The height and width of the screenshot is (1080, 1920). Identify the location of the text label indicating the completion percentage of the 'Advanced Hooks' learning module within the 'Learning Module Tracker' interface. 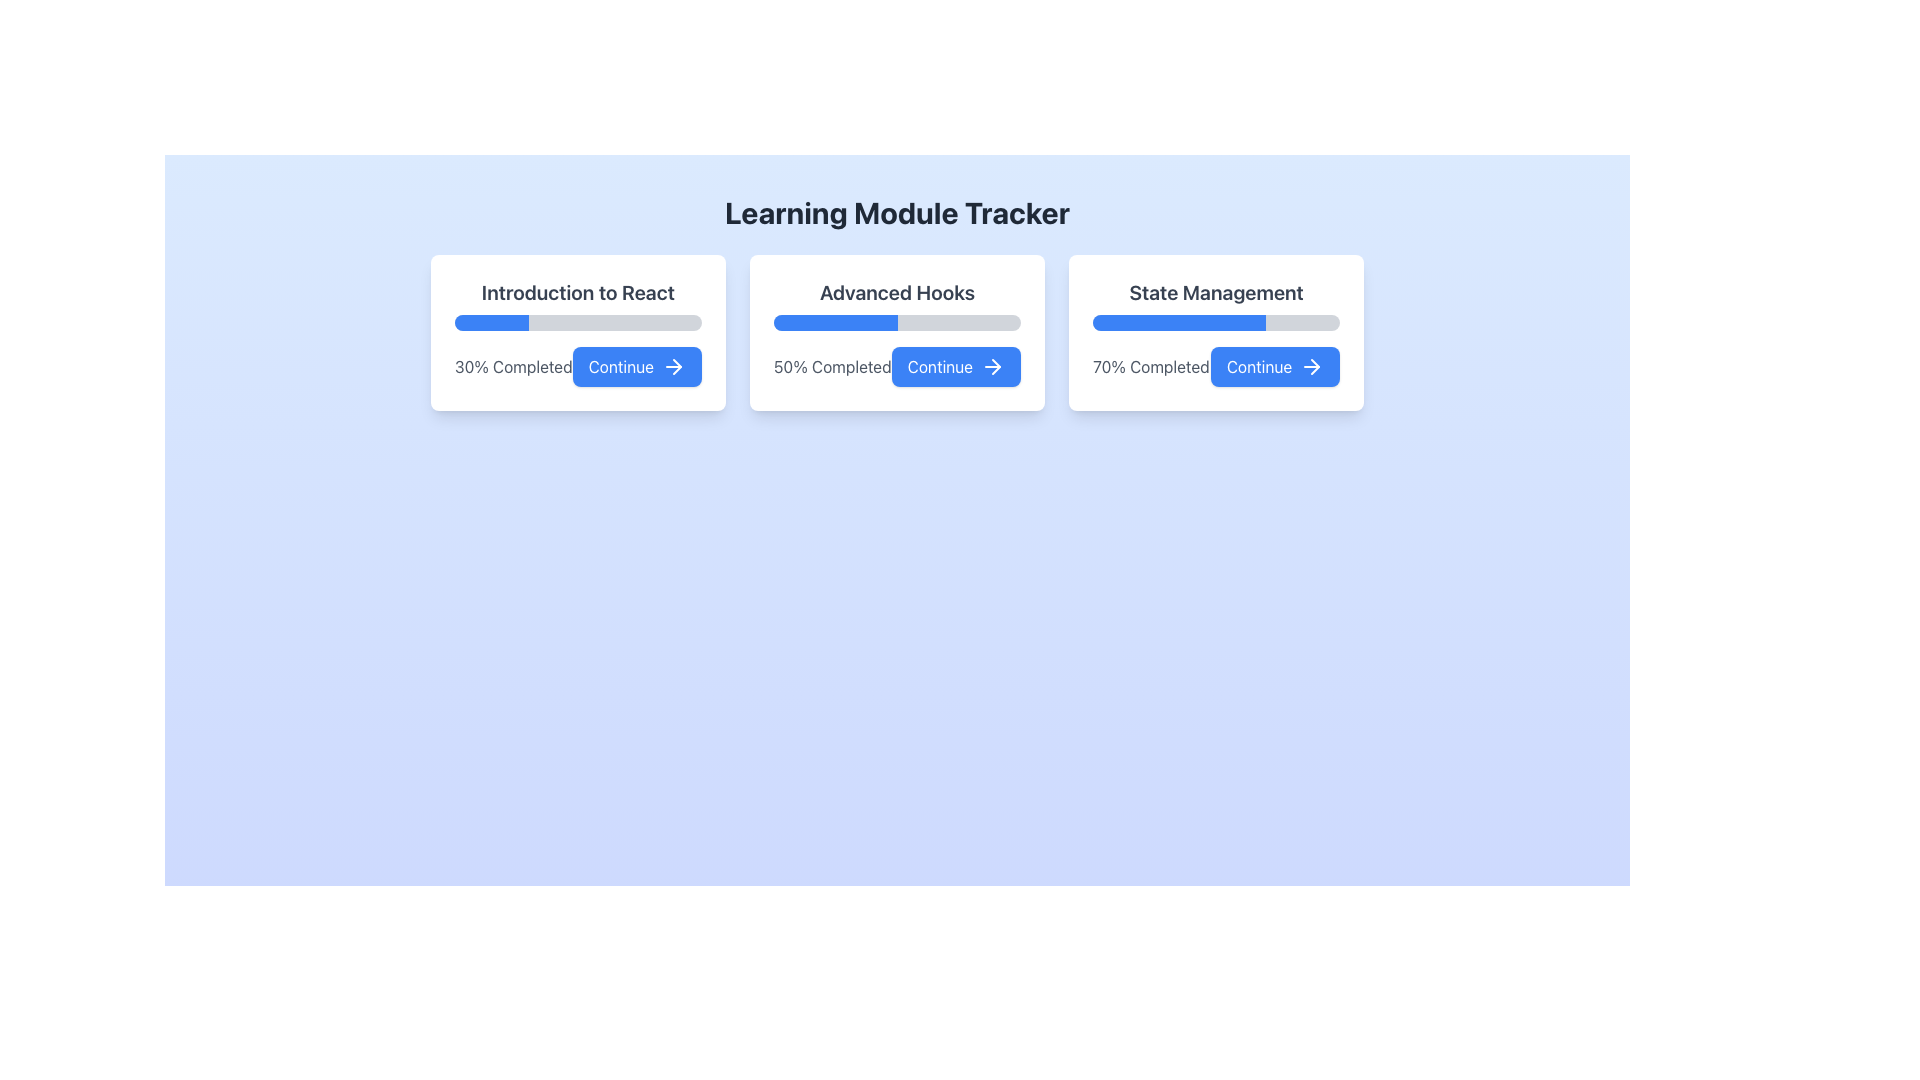
(832, 366).